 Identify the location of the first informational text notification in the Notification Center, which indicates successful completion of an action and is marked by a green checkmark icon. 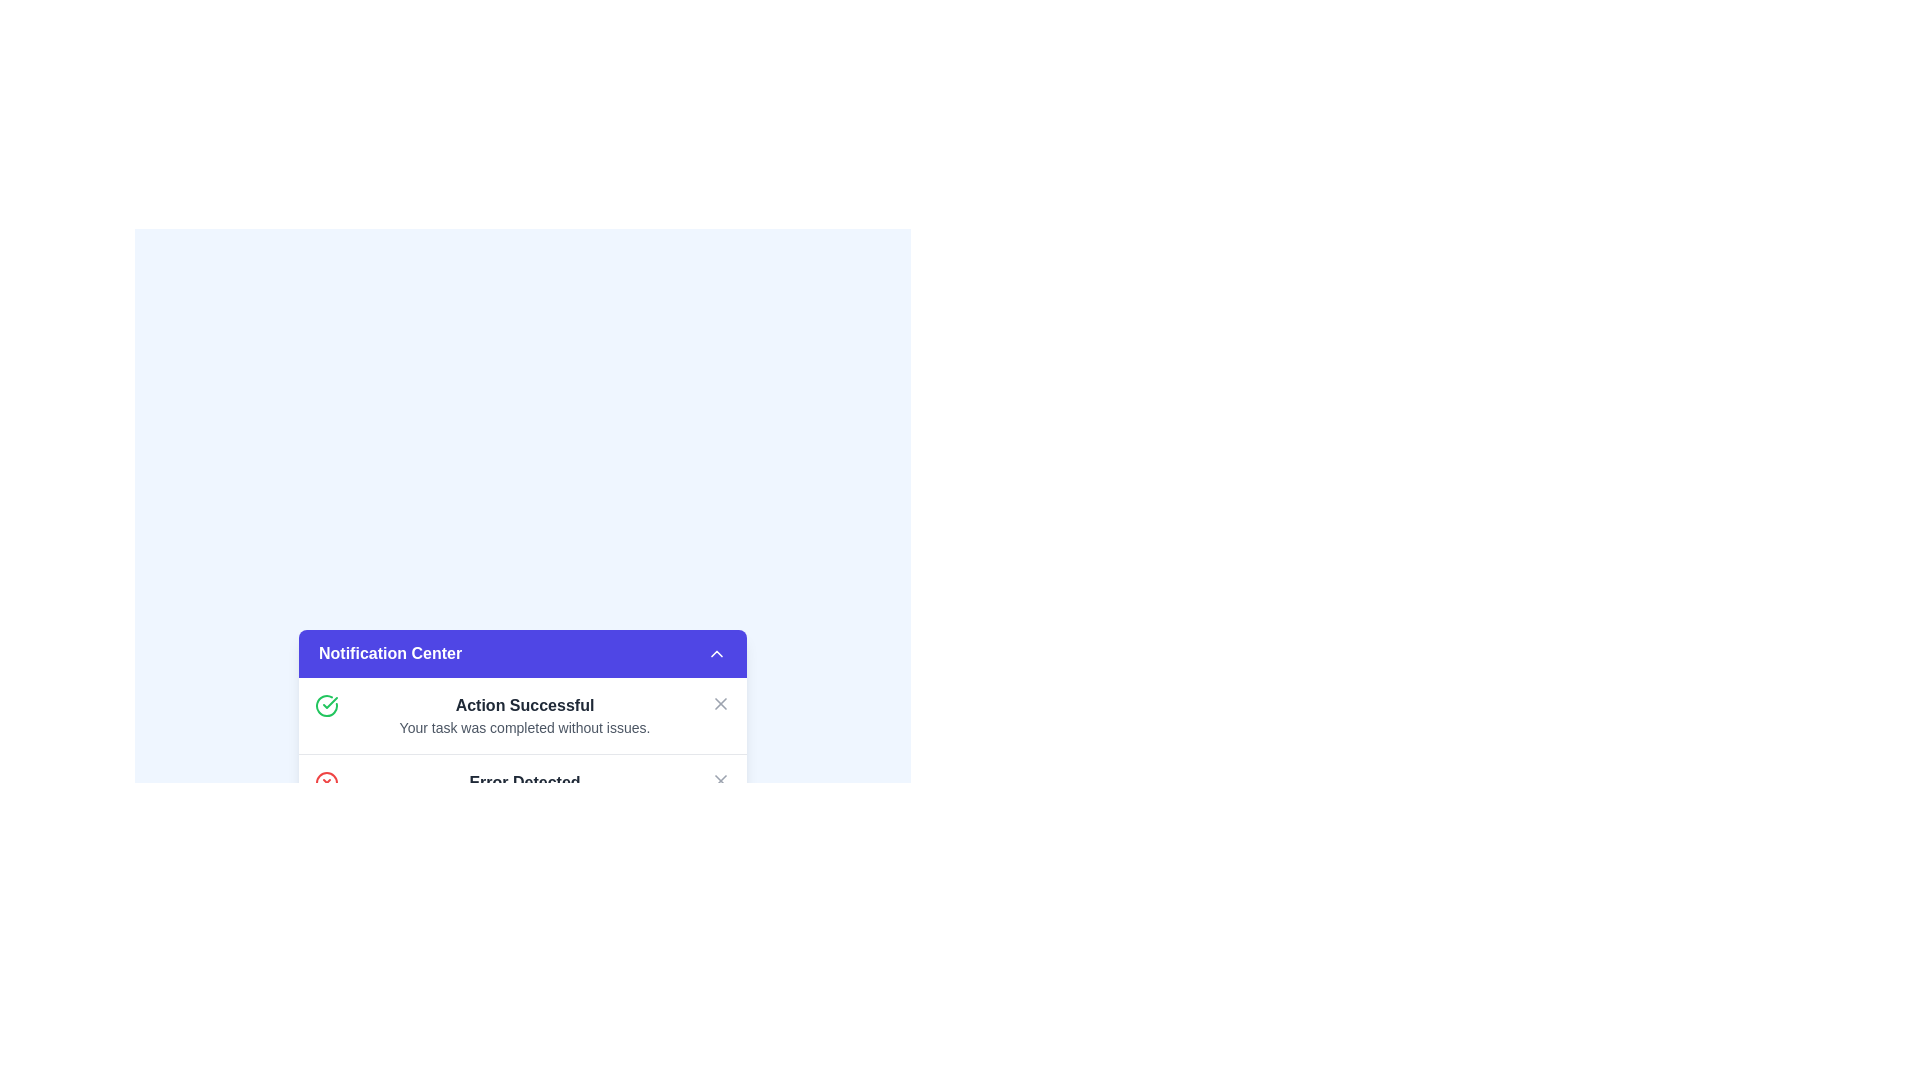
(524, 715).